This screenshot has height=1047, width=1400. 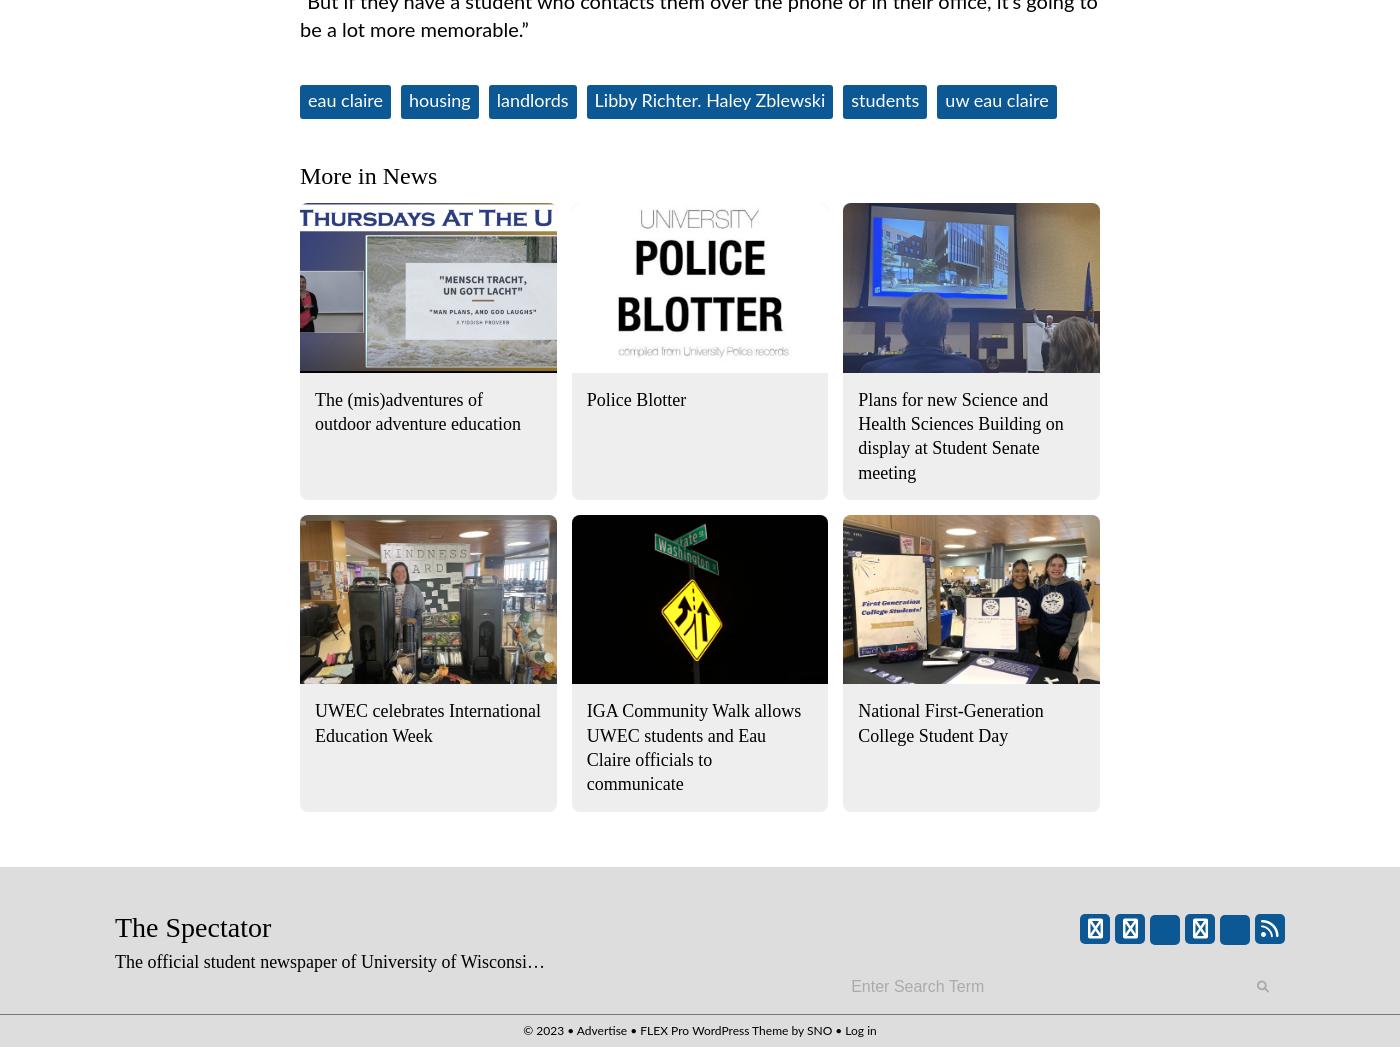 What do you see at coordinates (549, 1030) in the screenshot?
I see `'© 2023  •'` at bounding box center [549, 1030].